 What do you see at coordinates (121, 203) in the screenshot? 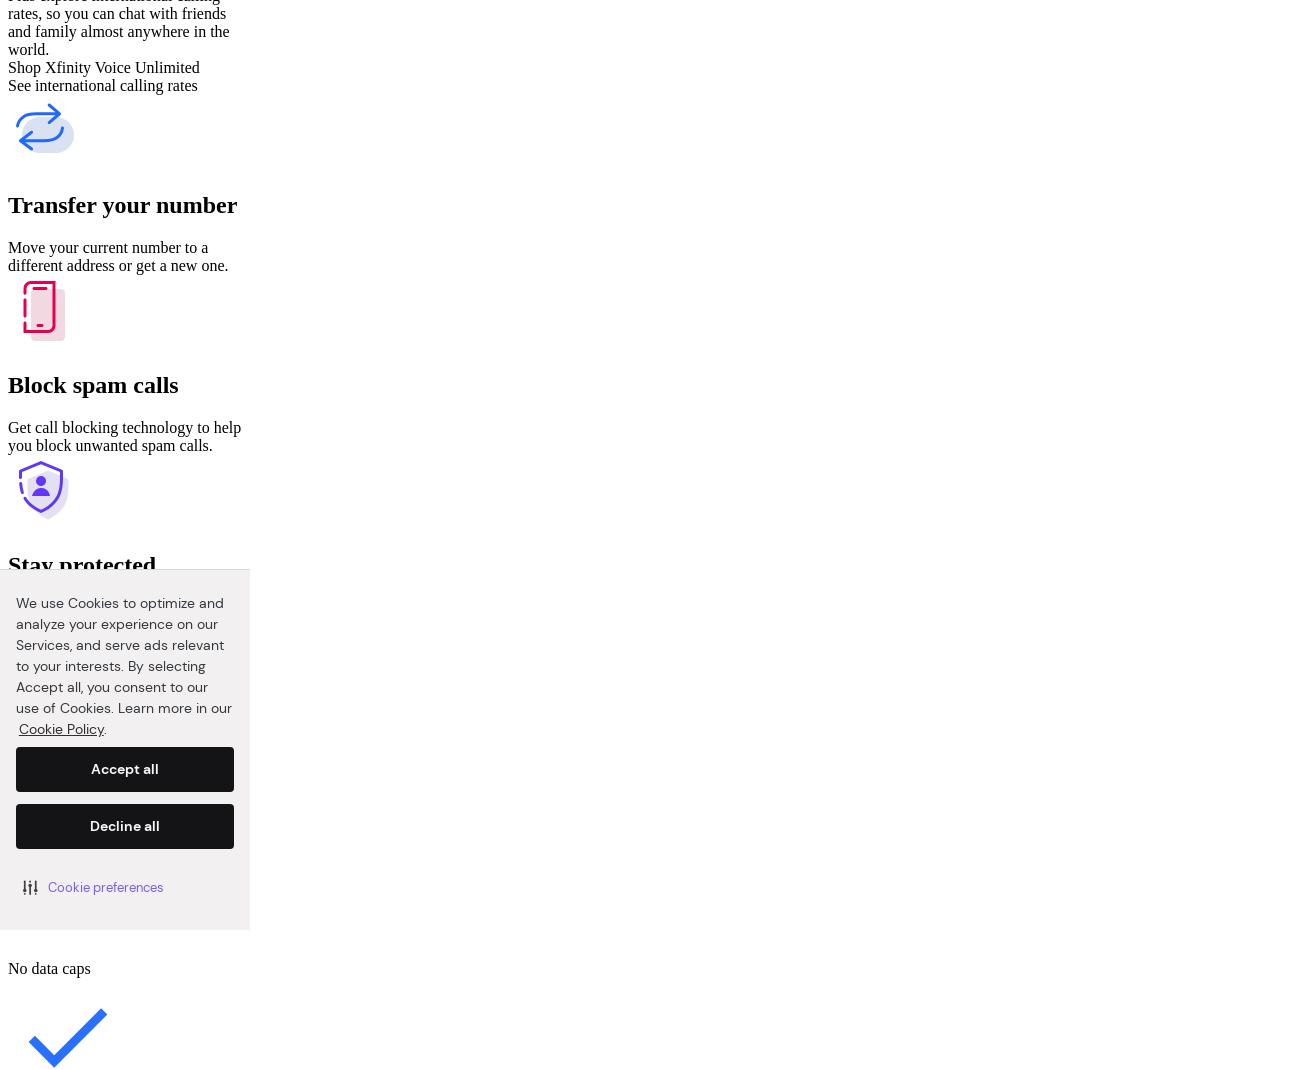
I see `'Transfer your number'` at bounding box center [121, 203].